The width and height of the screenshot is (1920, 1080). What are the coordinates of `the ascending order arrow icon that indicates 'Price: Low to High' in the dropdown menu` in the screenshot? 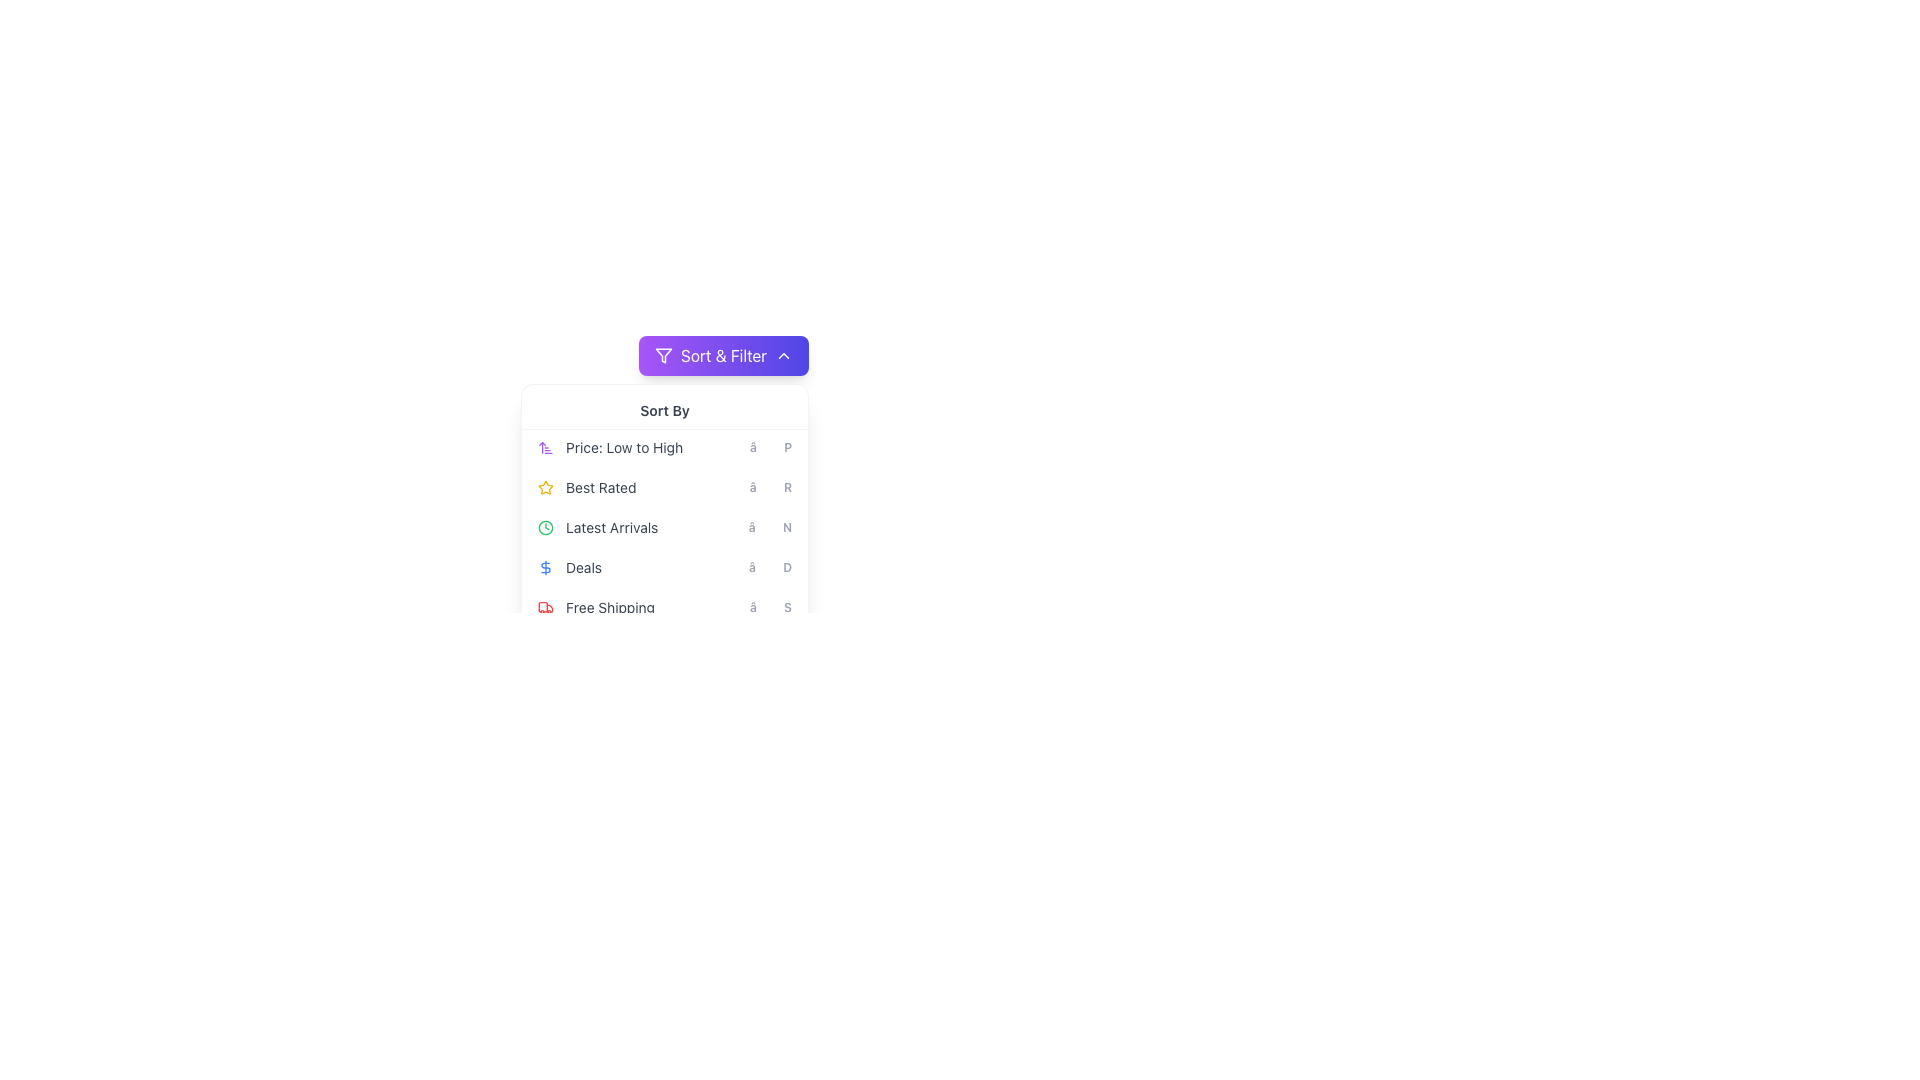 It's located at (546, 446).